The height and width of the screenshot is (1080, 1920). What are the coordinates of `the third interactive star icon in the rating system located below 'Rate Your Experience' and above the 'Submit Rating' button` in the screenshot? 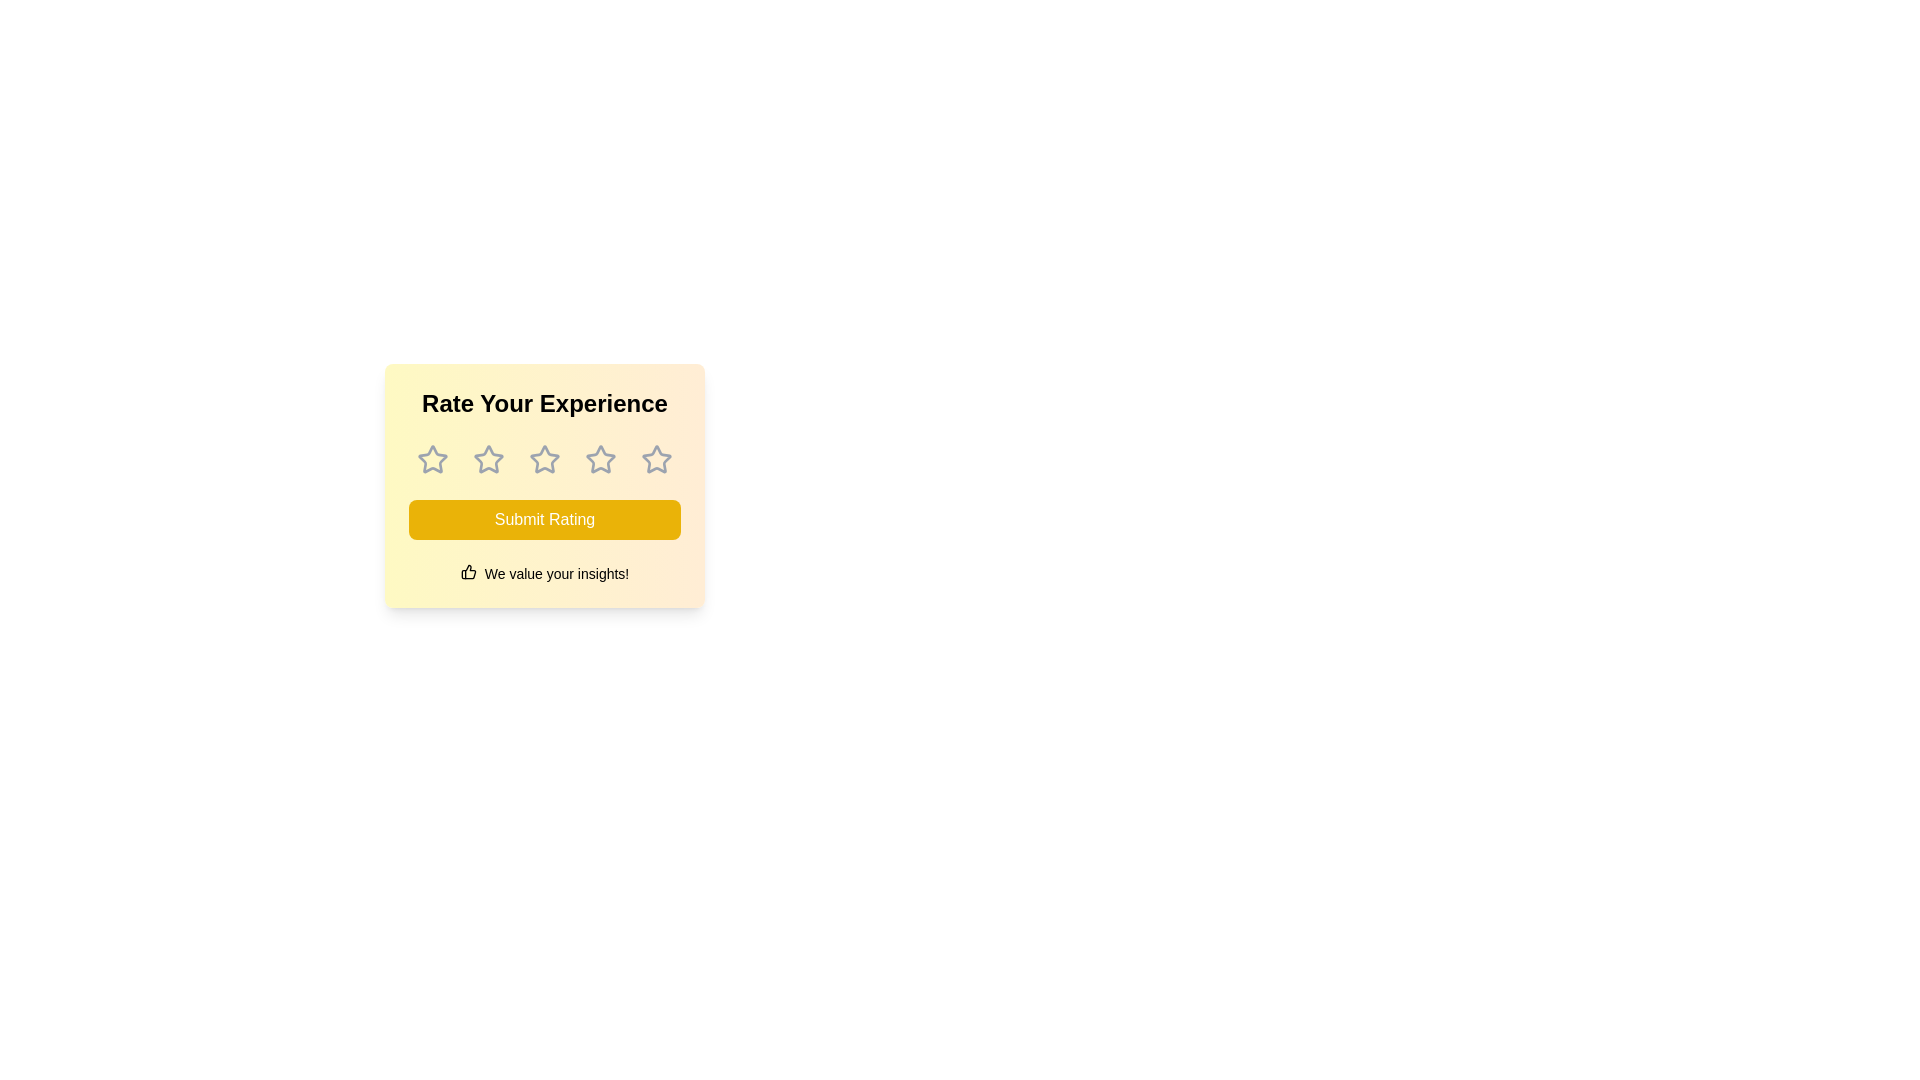 It's located at (545, 459).